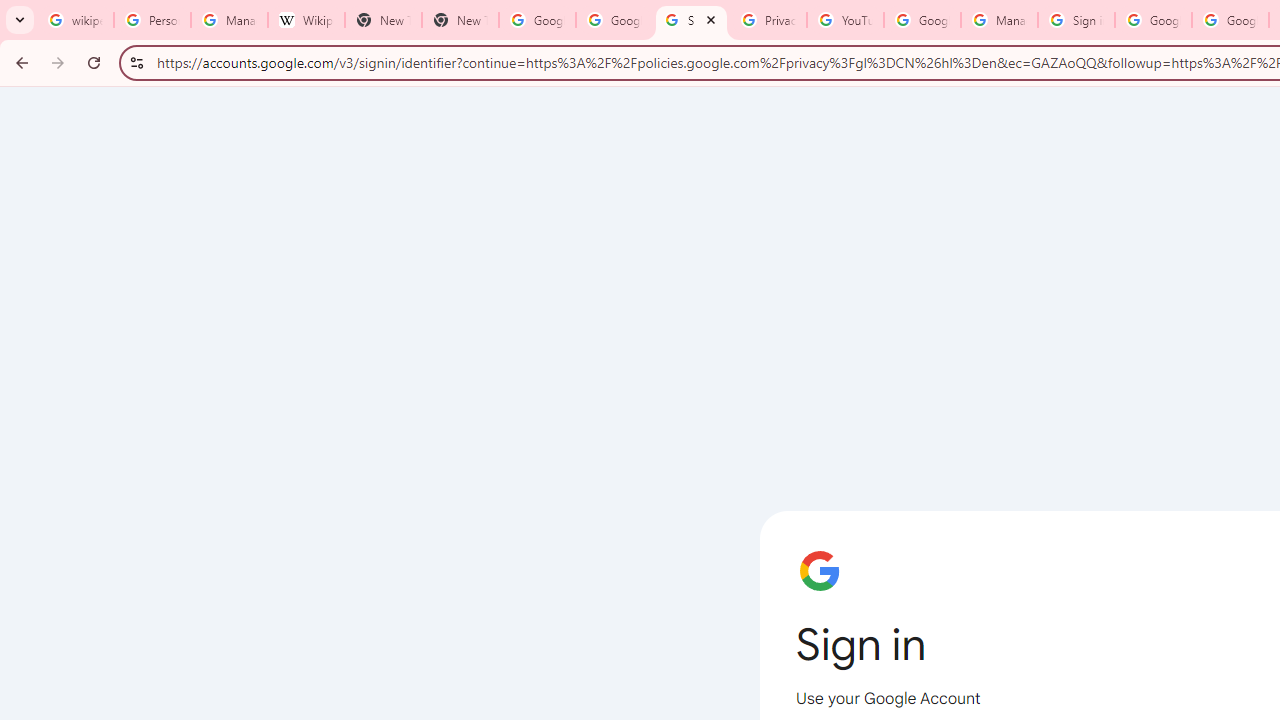 The height and width of the screenshot is (720, 1280). I want to click on 'New Tab', so click(459, 20).